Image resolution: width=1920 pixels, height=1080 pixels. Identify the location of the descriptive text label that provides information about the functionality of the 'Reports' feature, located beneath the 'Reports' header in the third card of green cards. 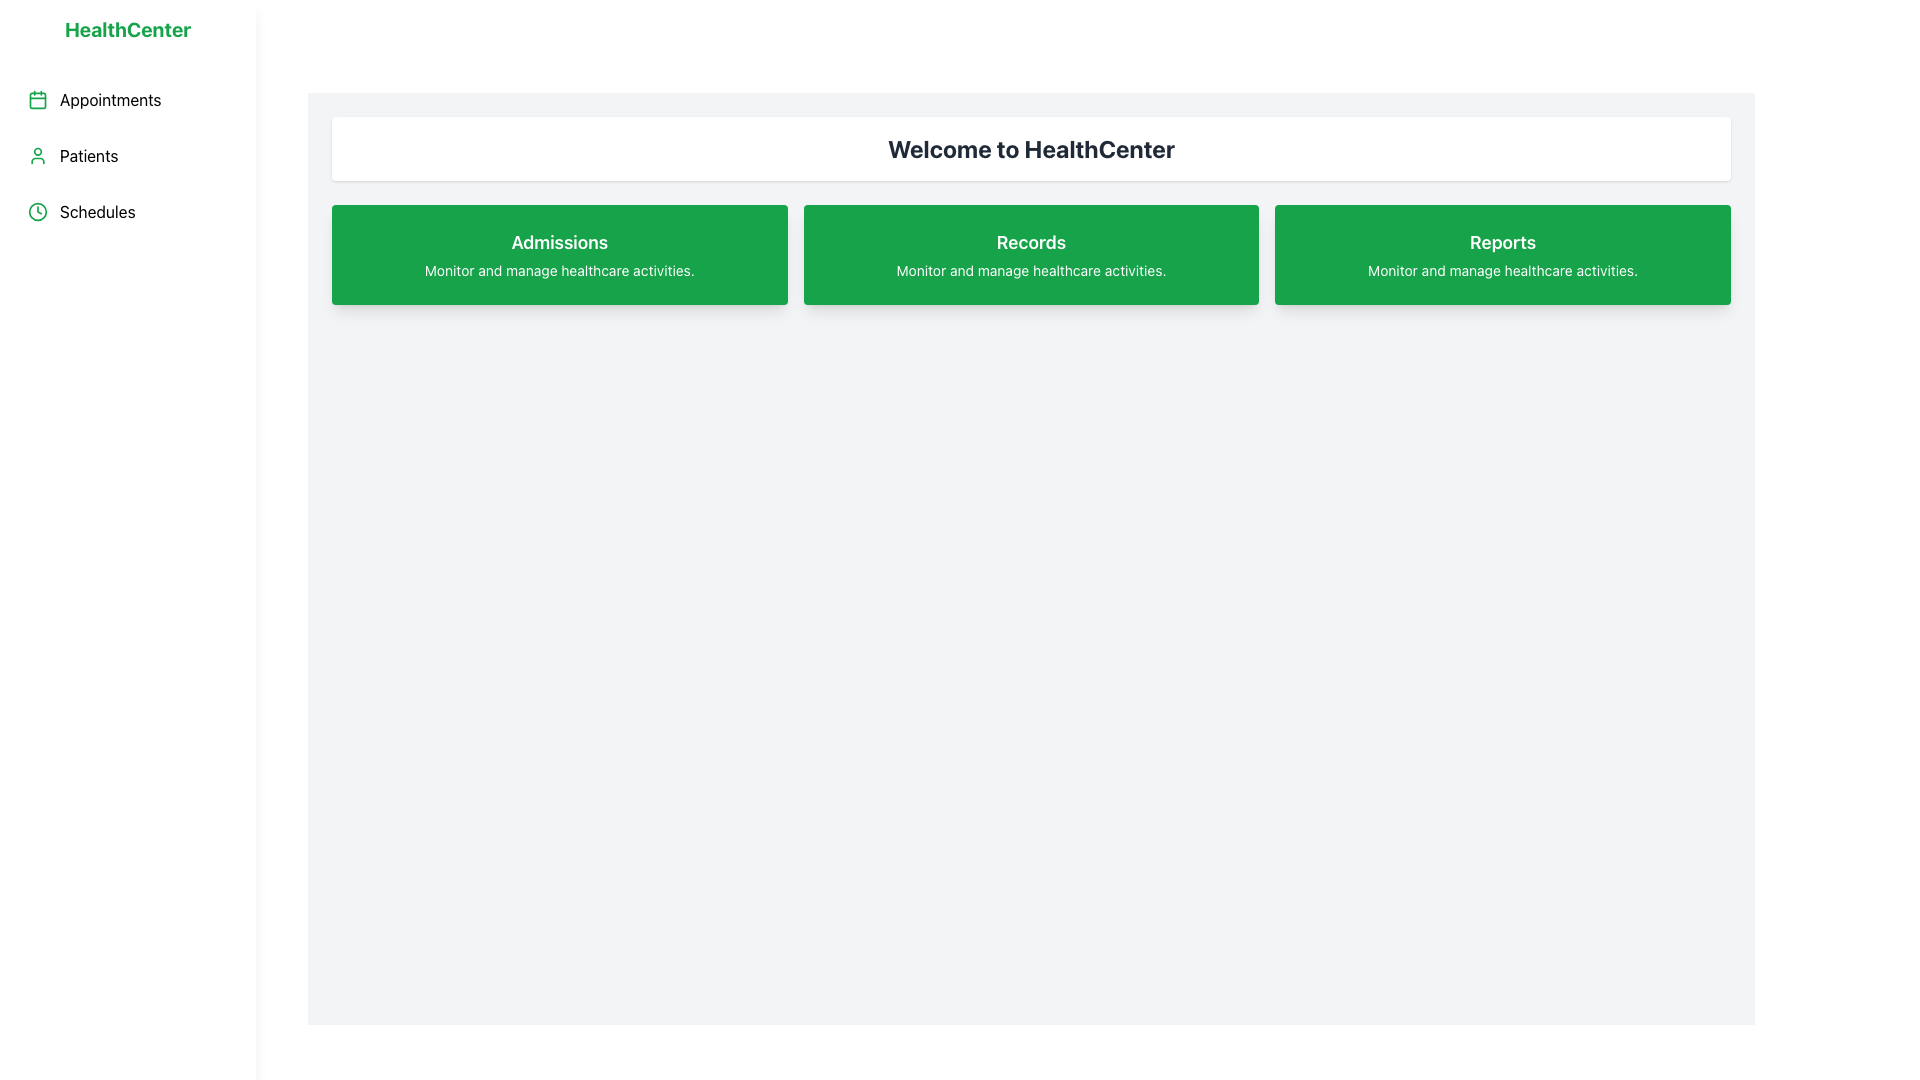
(1503, 270).